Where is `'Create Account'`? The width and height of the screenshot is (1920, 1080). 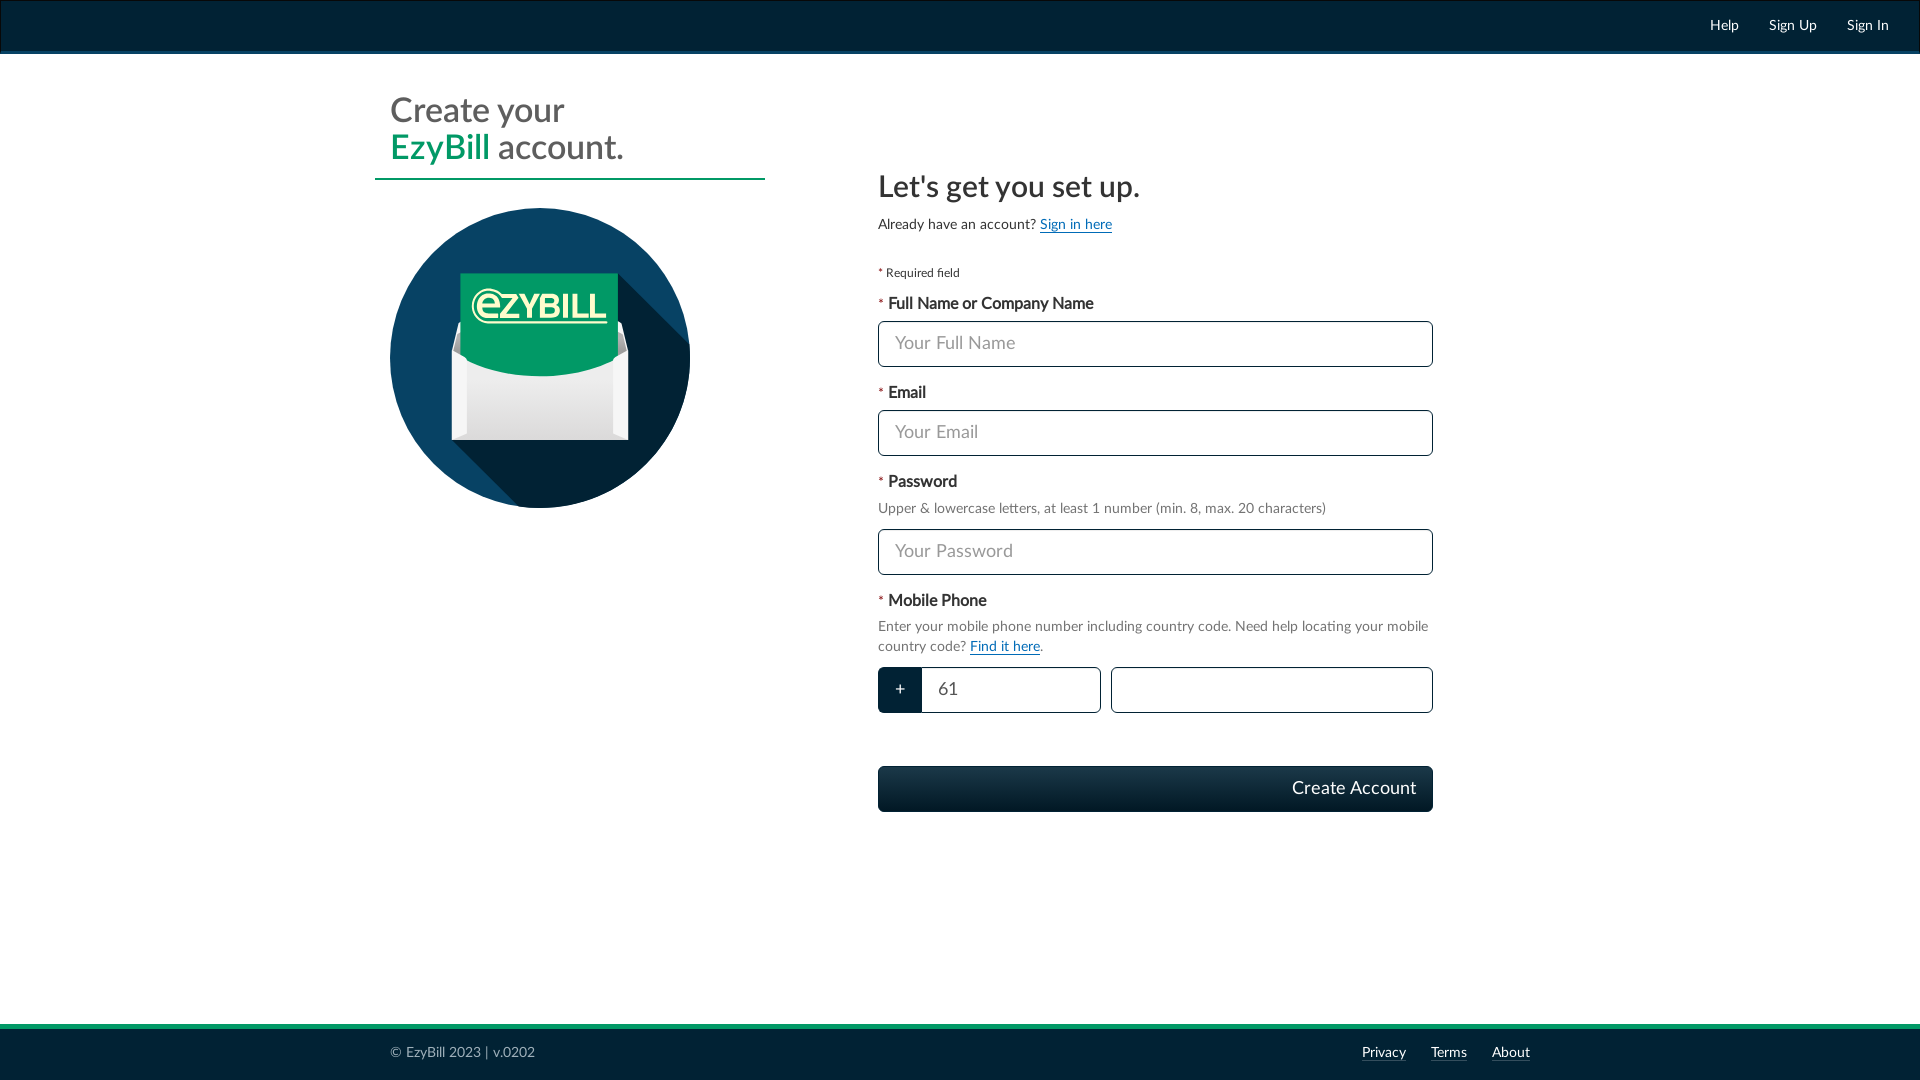
'Create Account' is located at coordinates (1155, 788).